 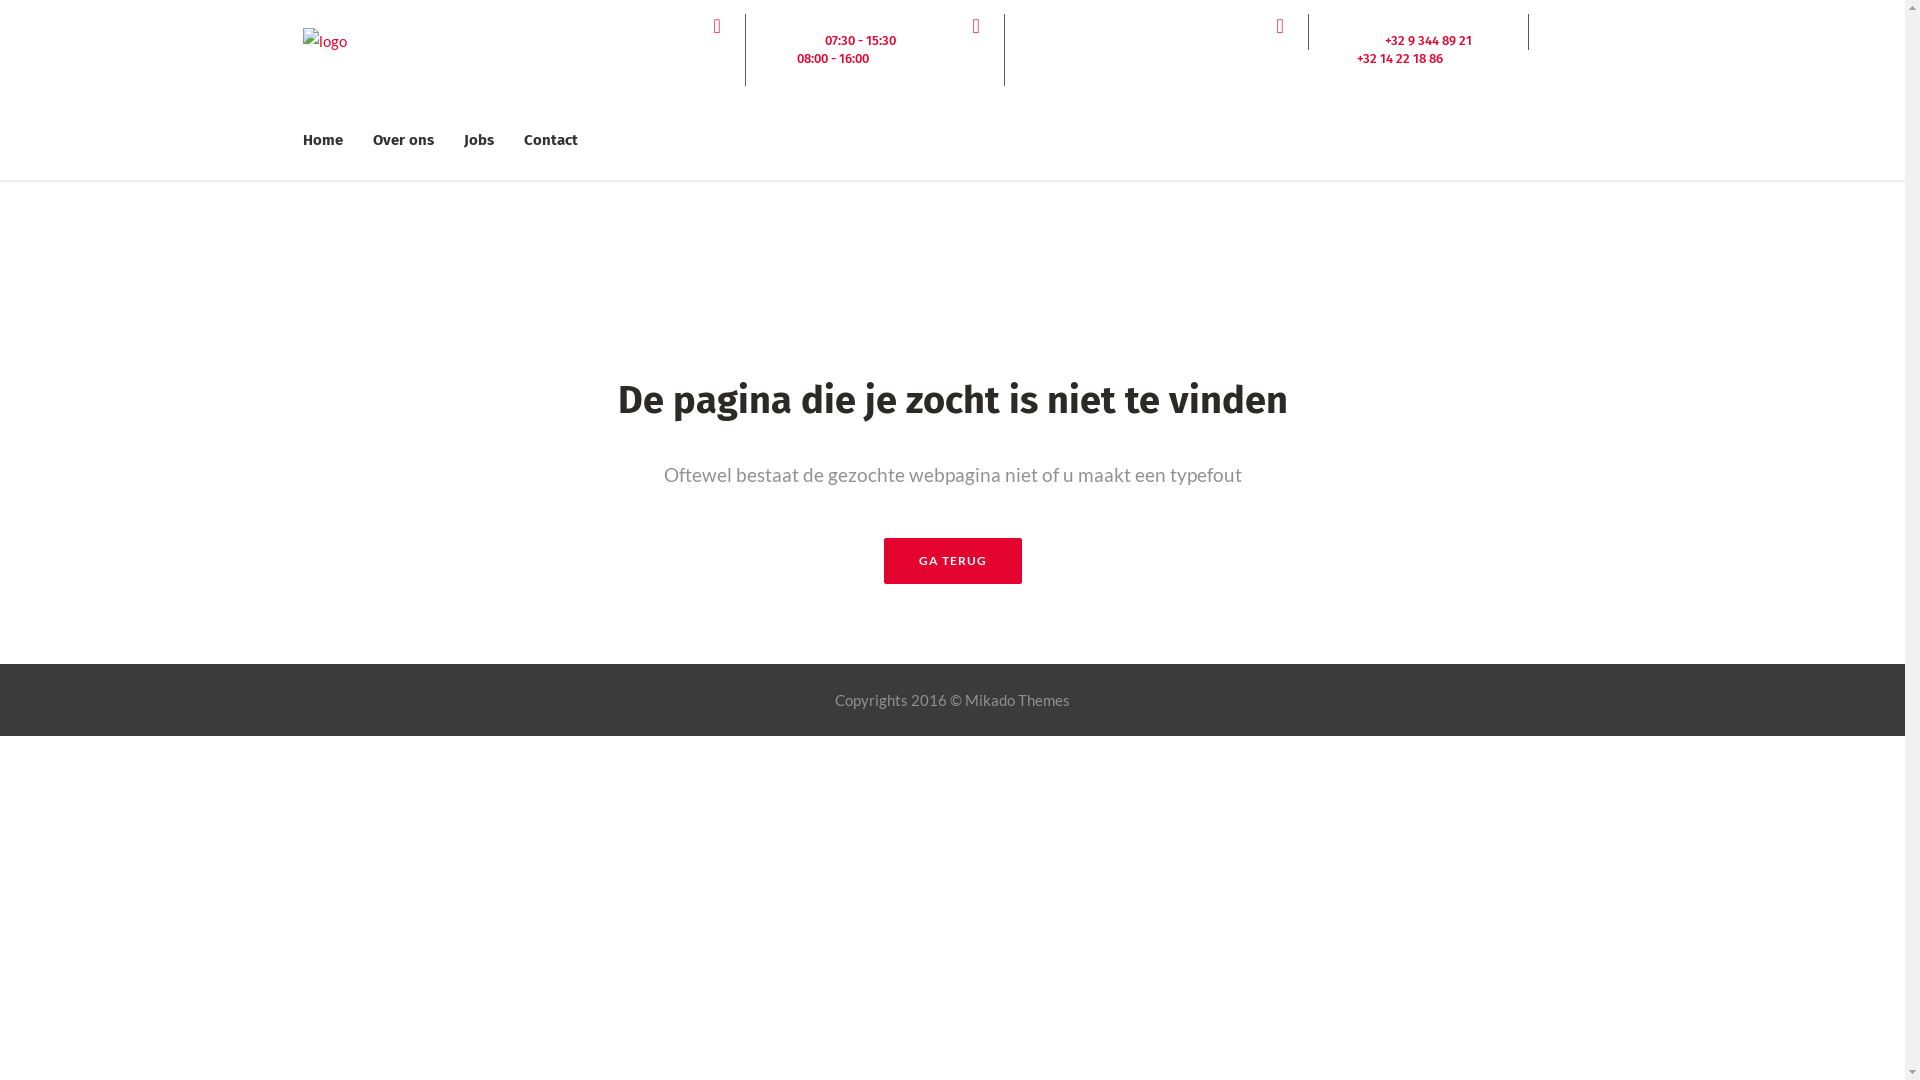 What do you see at coordinates (550, 138) in the screenshot?
I see `'Contact'` at bounding box center [550, 138].